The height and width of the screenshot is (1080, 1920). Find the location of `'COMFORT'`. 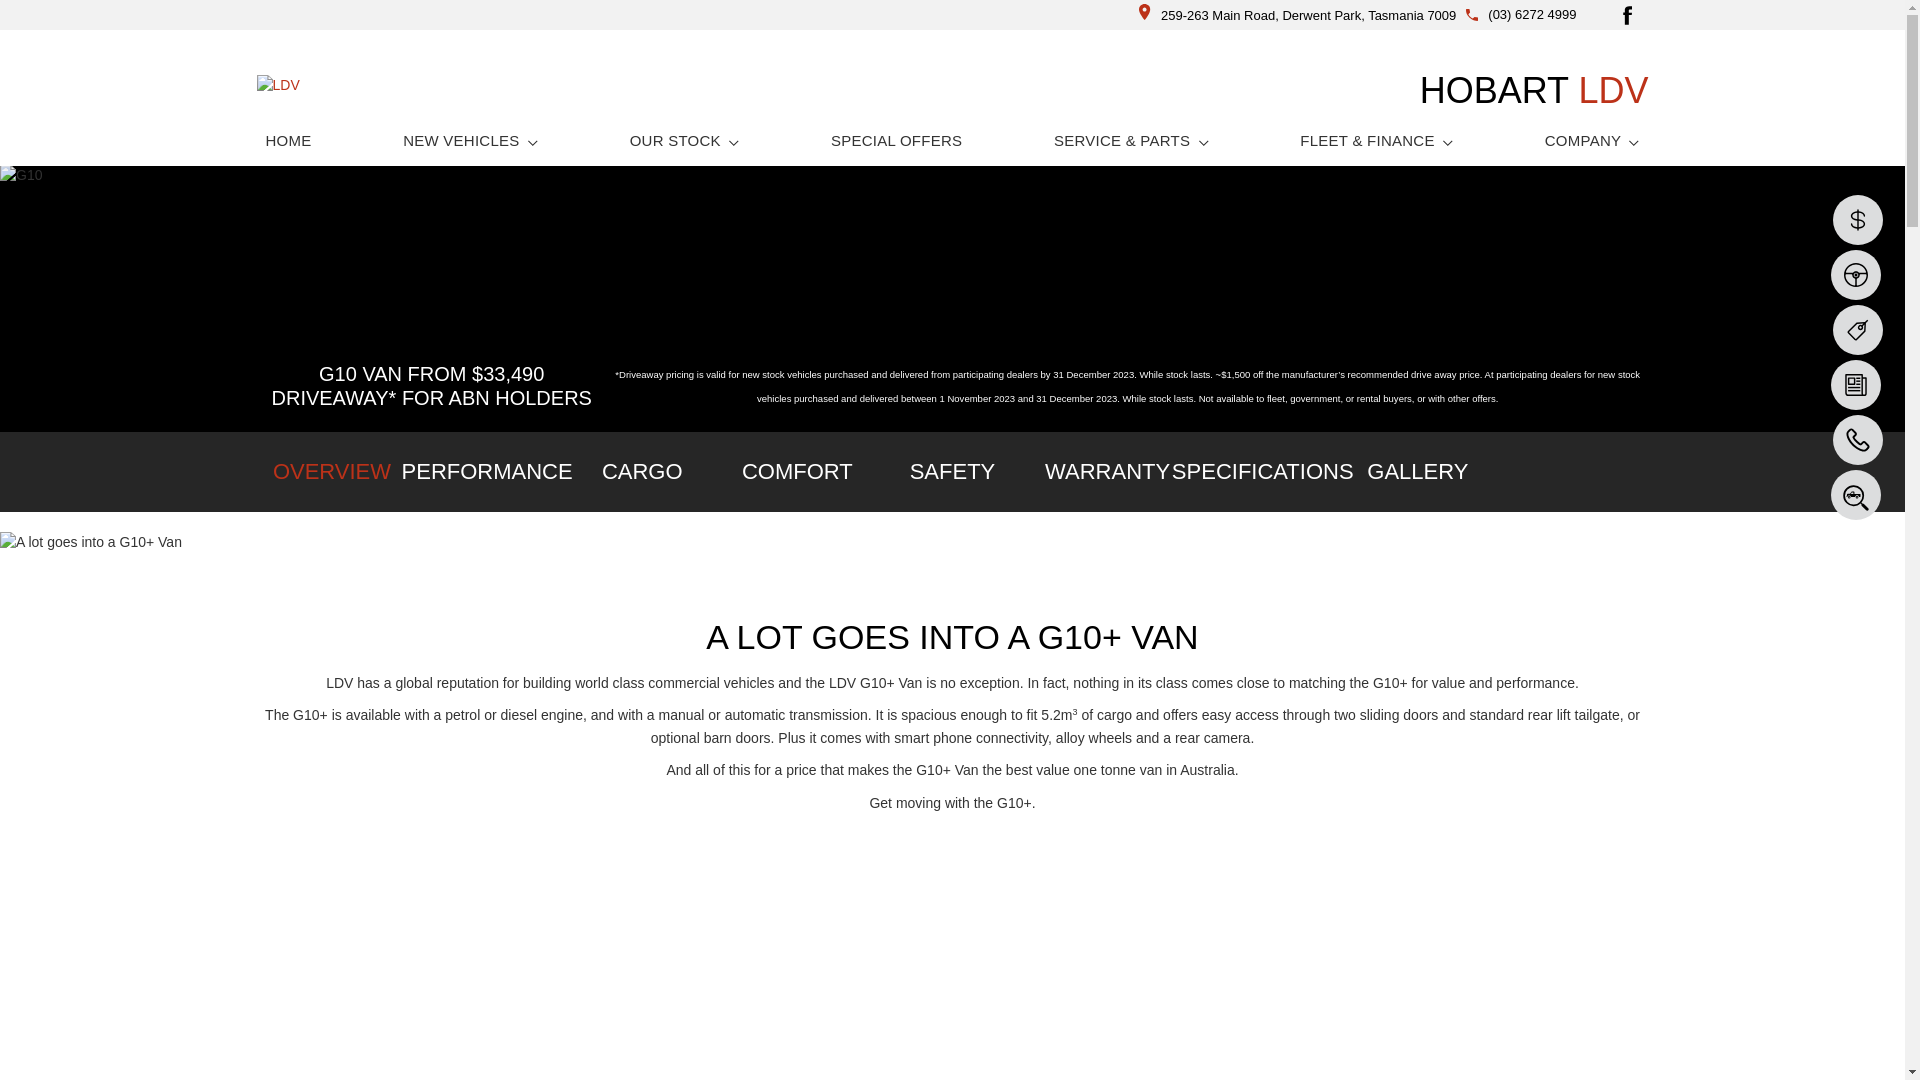

'COMFORT' is located at coordinates (720, 471).